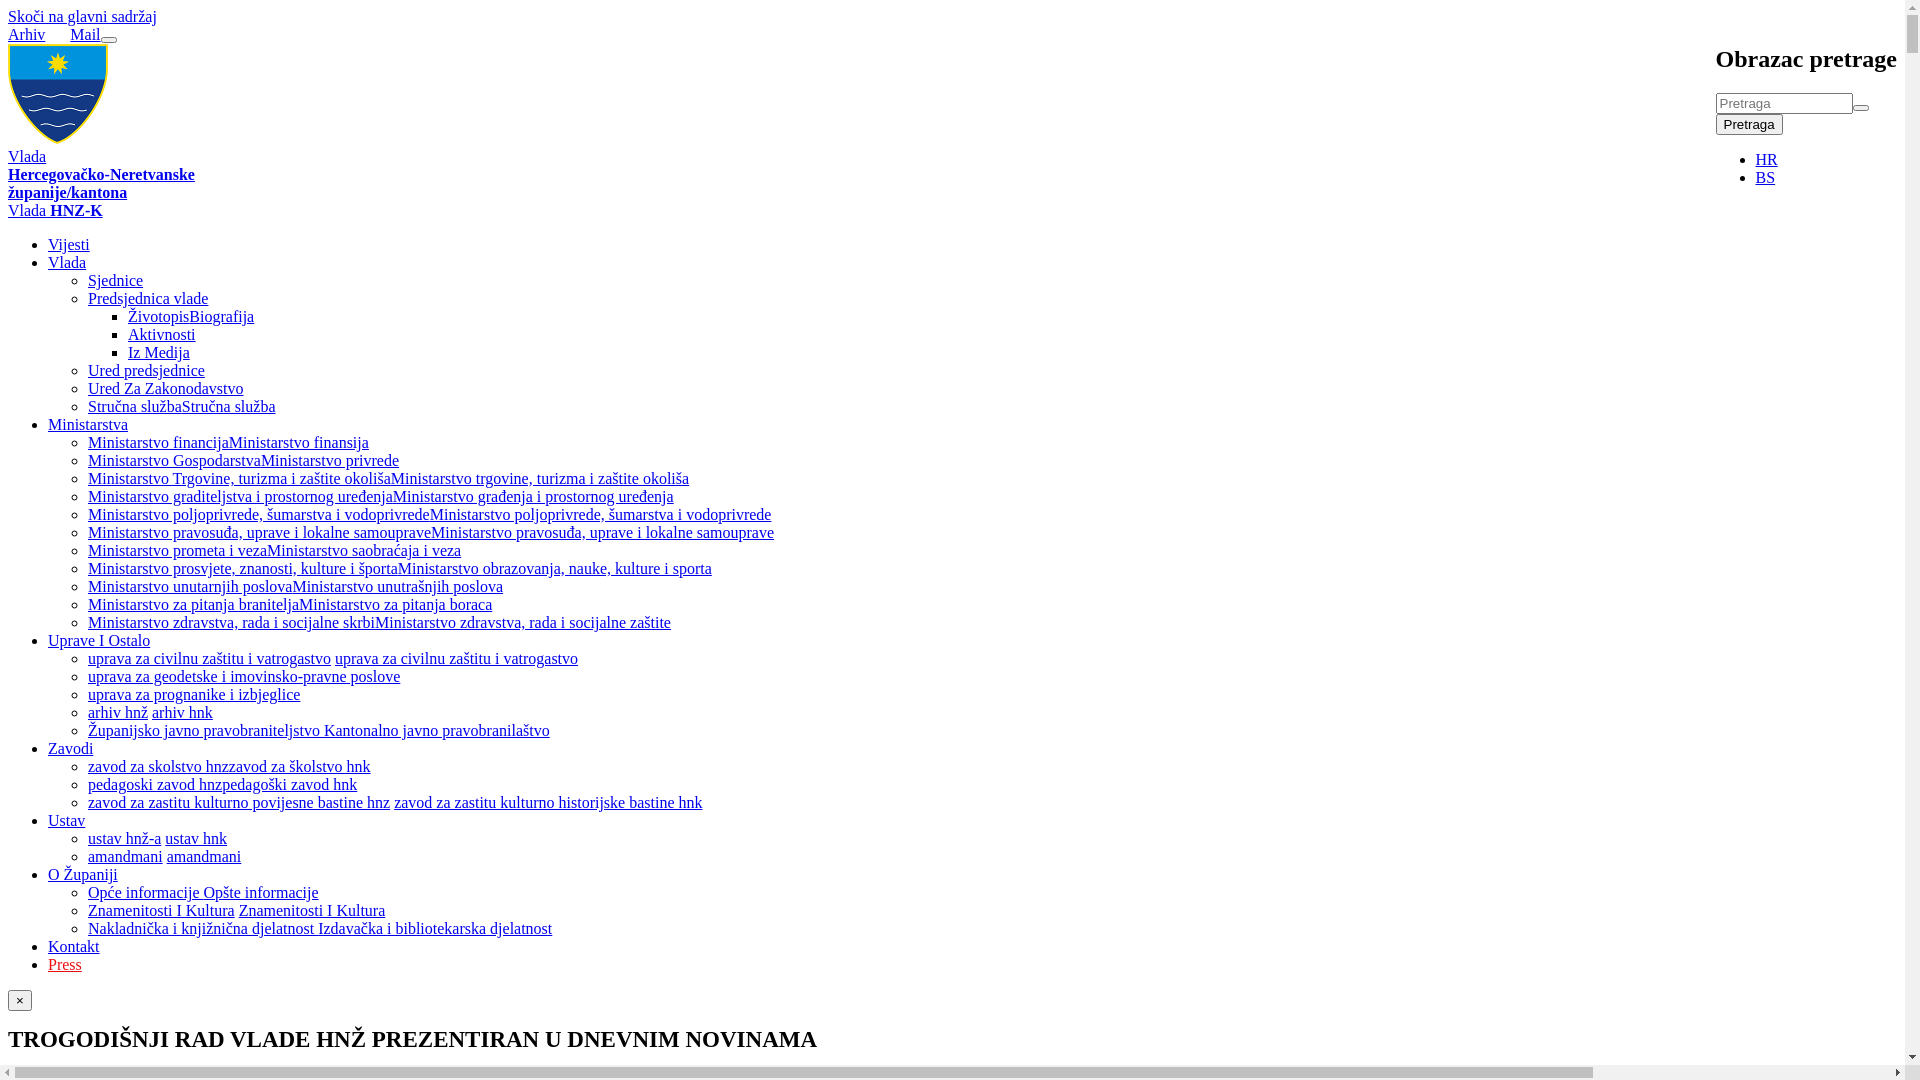 Image resolution: width=1920 pixels, height=1080 pixels. I want to click on 'Predsjednica vlade', so click(86, 298).